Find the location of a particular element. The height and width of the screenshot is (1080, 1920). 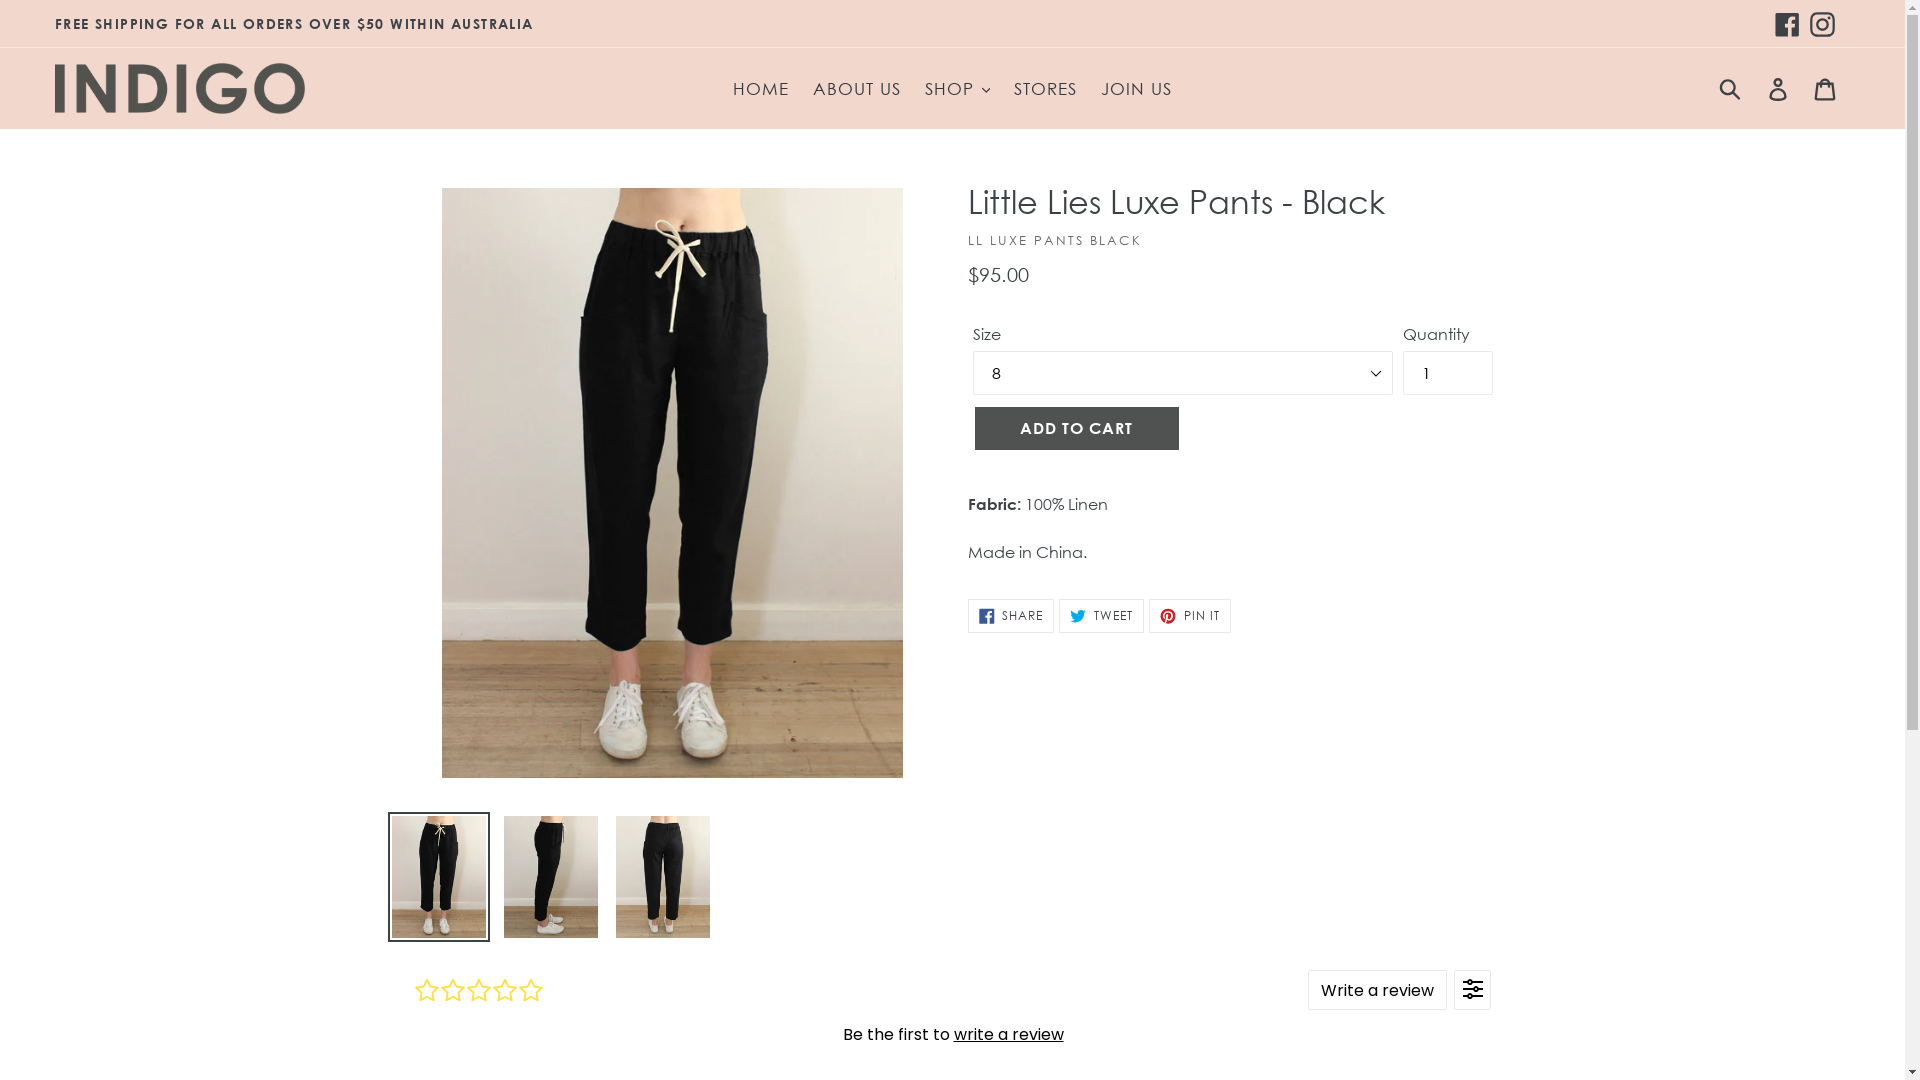

'ADD TO CART' is located at coordinates (1074, 427).